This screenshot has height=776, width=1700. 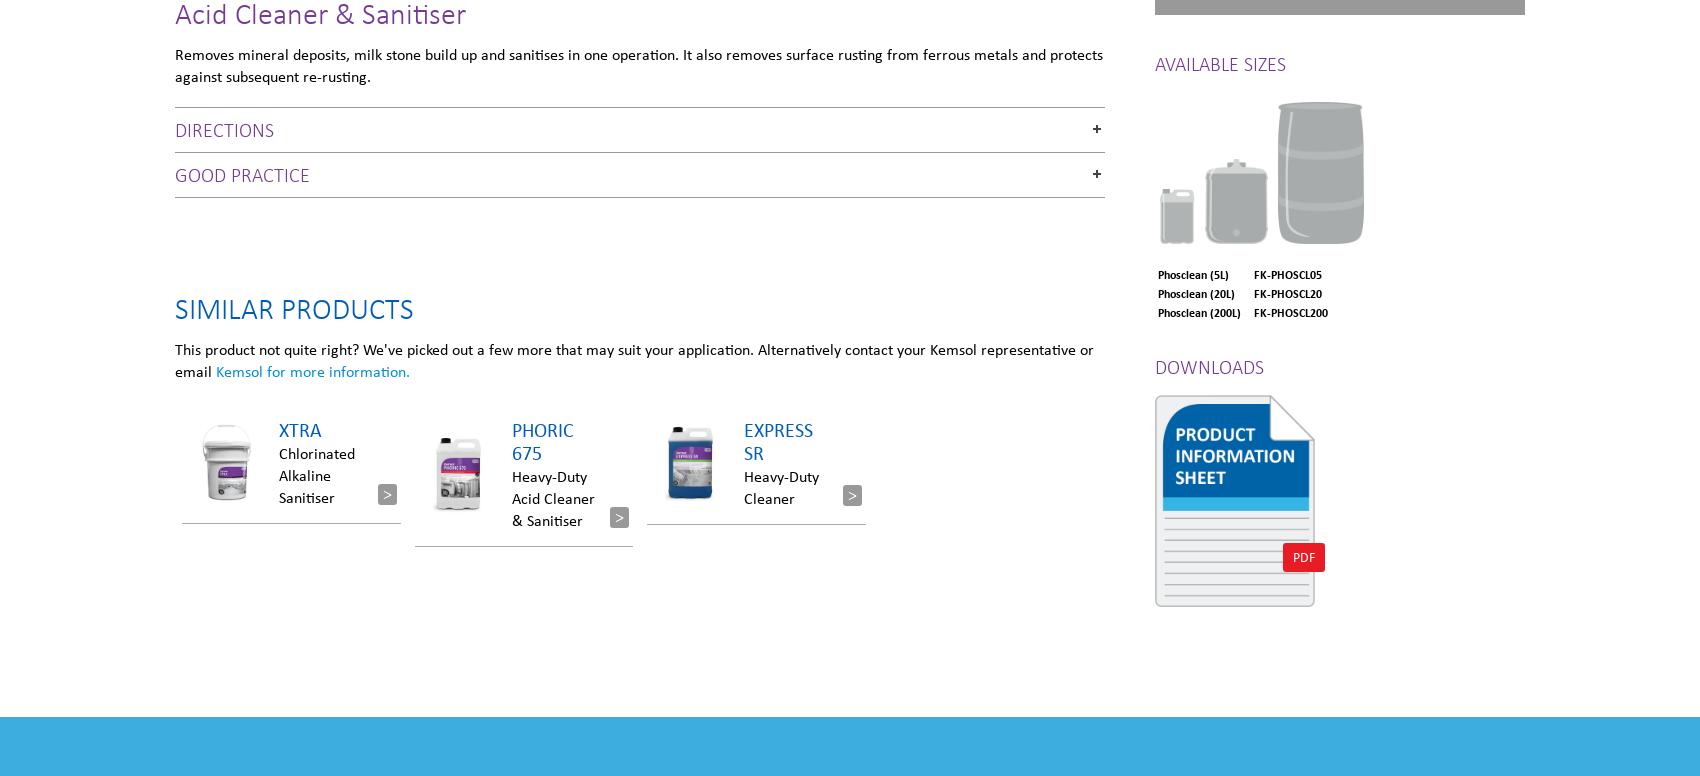 What do you see at coordinates (639, 63) in the screenshot?
I see `'Removes mineral deposits, milk stone build up and sanitises in one operation. It also removes surface rusting from ferrous metals and protects against subsequent re-rusting.'` at bounding box center [639, 63].